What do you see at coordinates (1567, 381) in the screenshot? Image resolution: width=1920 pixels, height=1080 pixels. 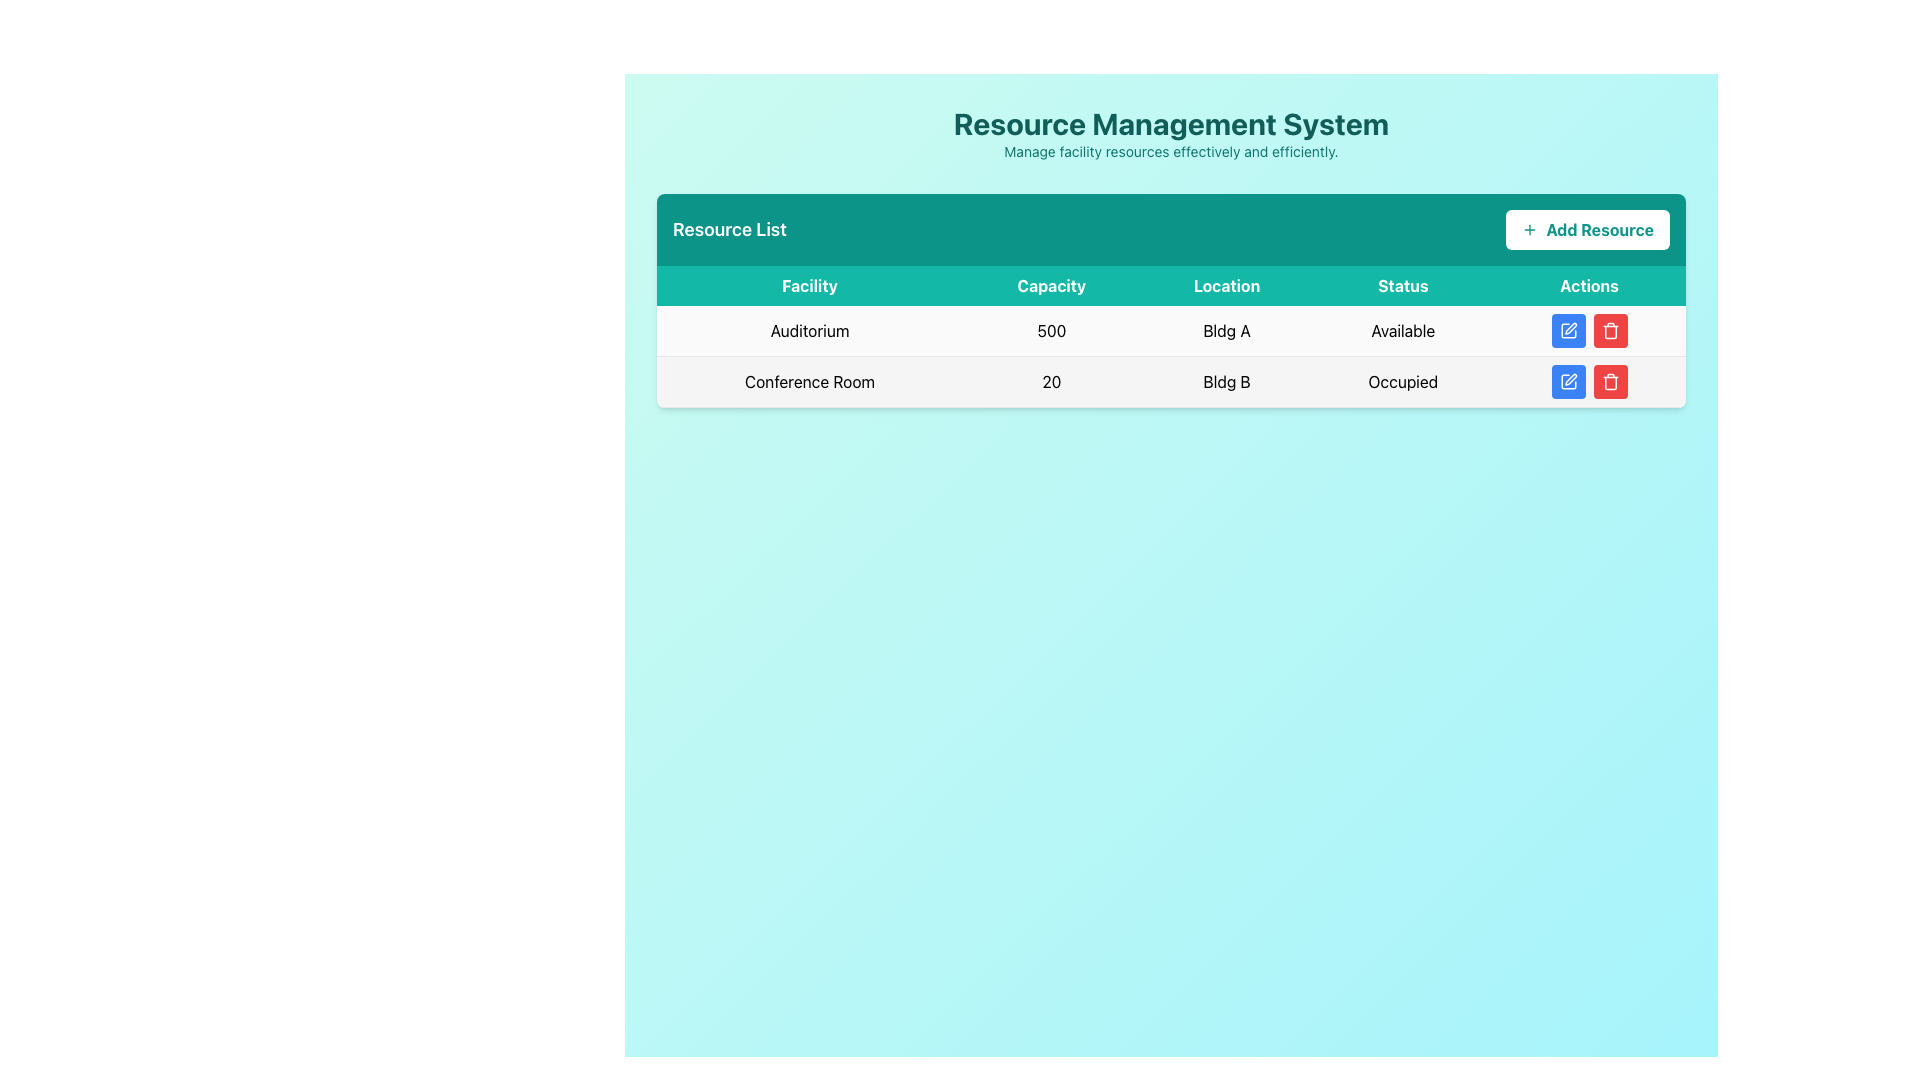 I see `the visual style of the Icon Component that decorates the button for the 'Conference Room' entry in the resource table, located in the 'Actions' column of the second row` at bounding box center [1567, 381].